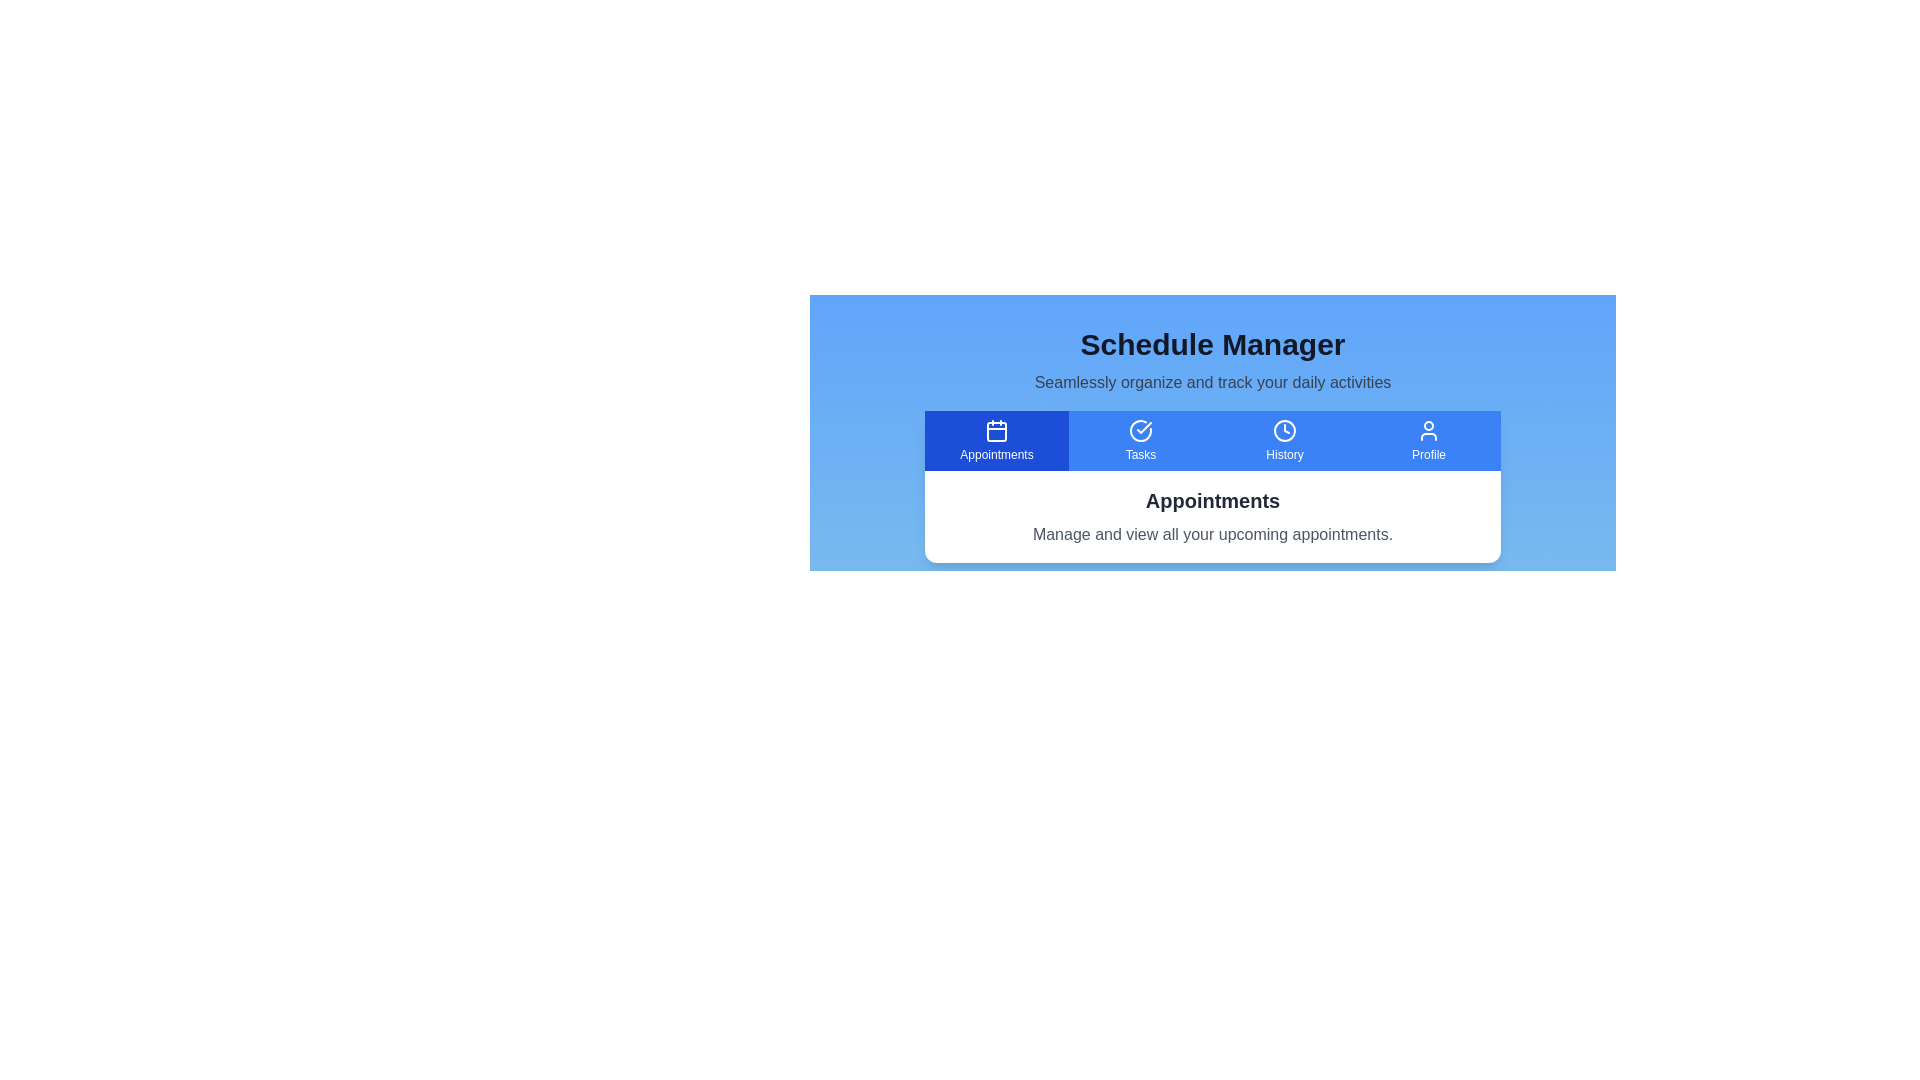 The width and height of the screenshot is (1920, 1080). Describe the element at coordinates (1212, 500) in the screenshot. I see `the centrally aligned text label that serves as a header for managing and viewing appointments, located above the descriptive text and under the blue navigation bar` at that location.